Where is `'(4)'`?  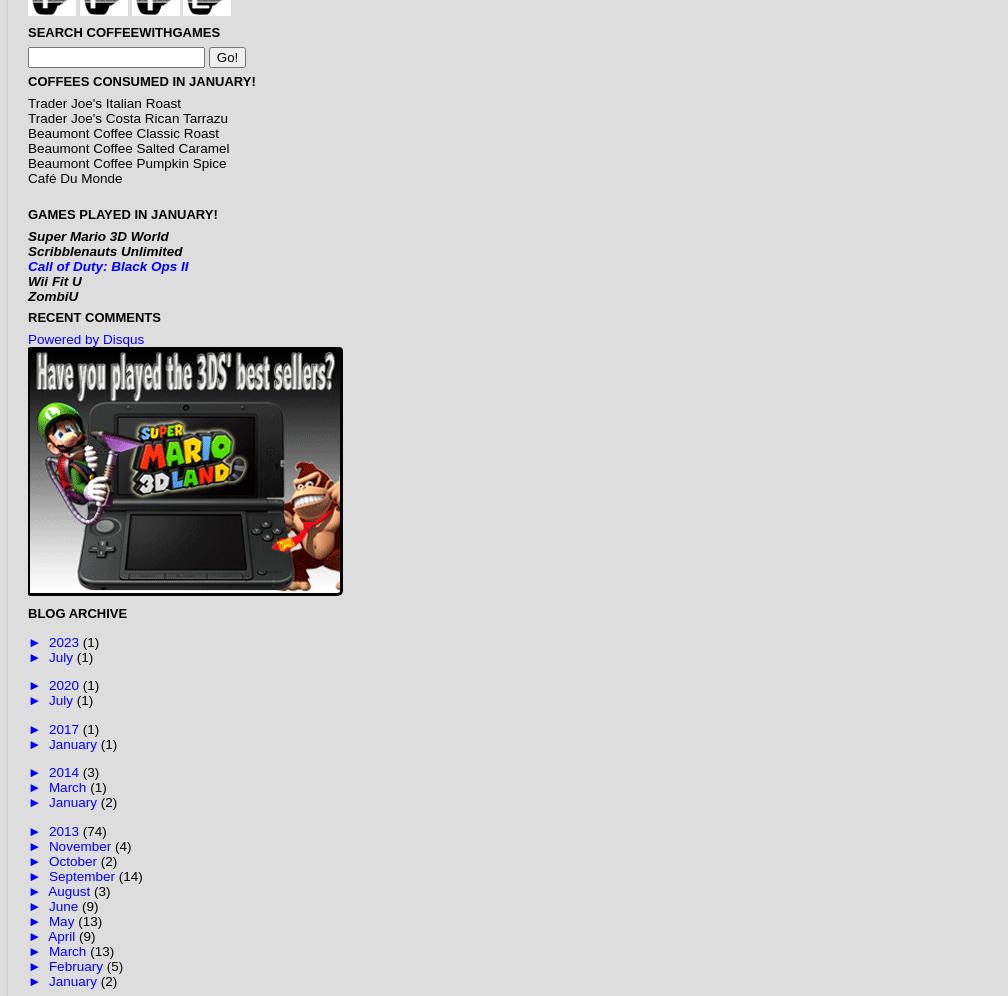
'(4)' is located at coordinates (122, 845).